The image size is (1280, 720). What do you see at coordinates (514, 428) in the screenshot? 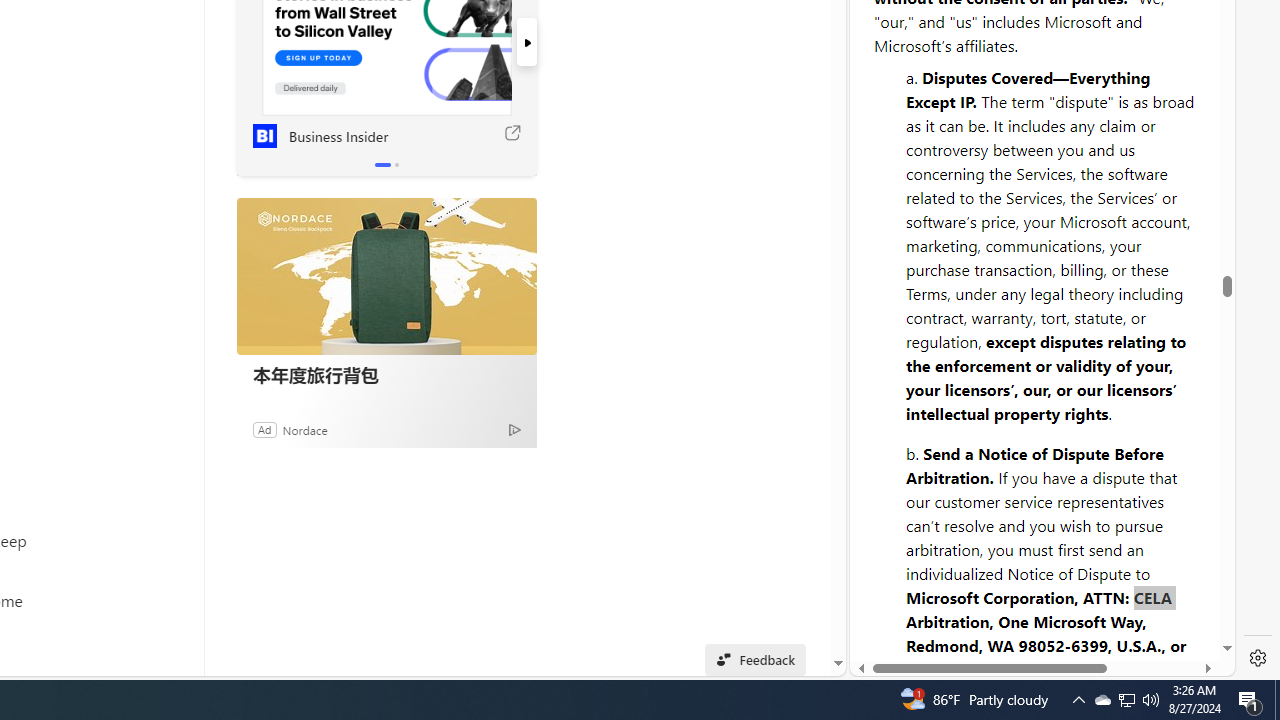
I see `'Ad Choice'` at bounding box center [514, 428].